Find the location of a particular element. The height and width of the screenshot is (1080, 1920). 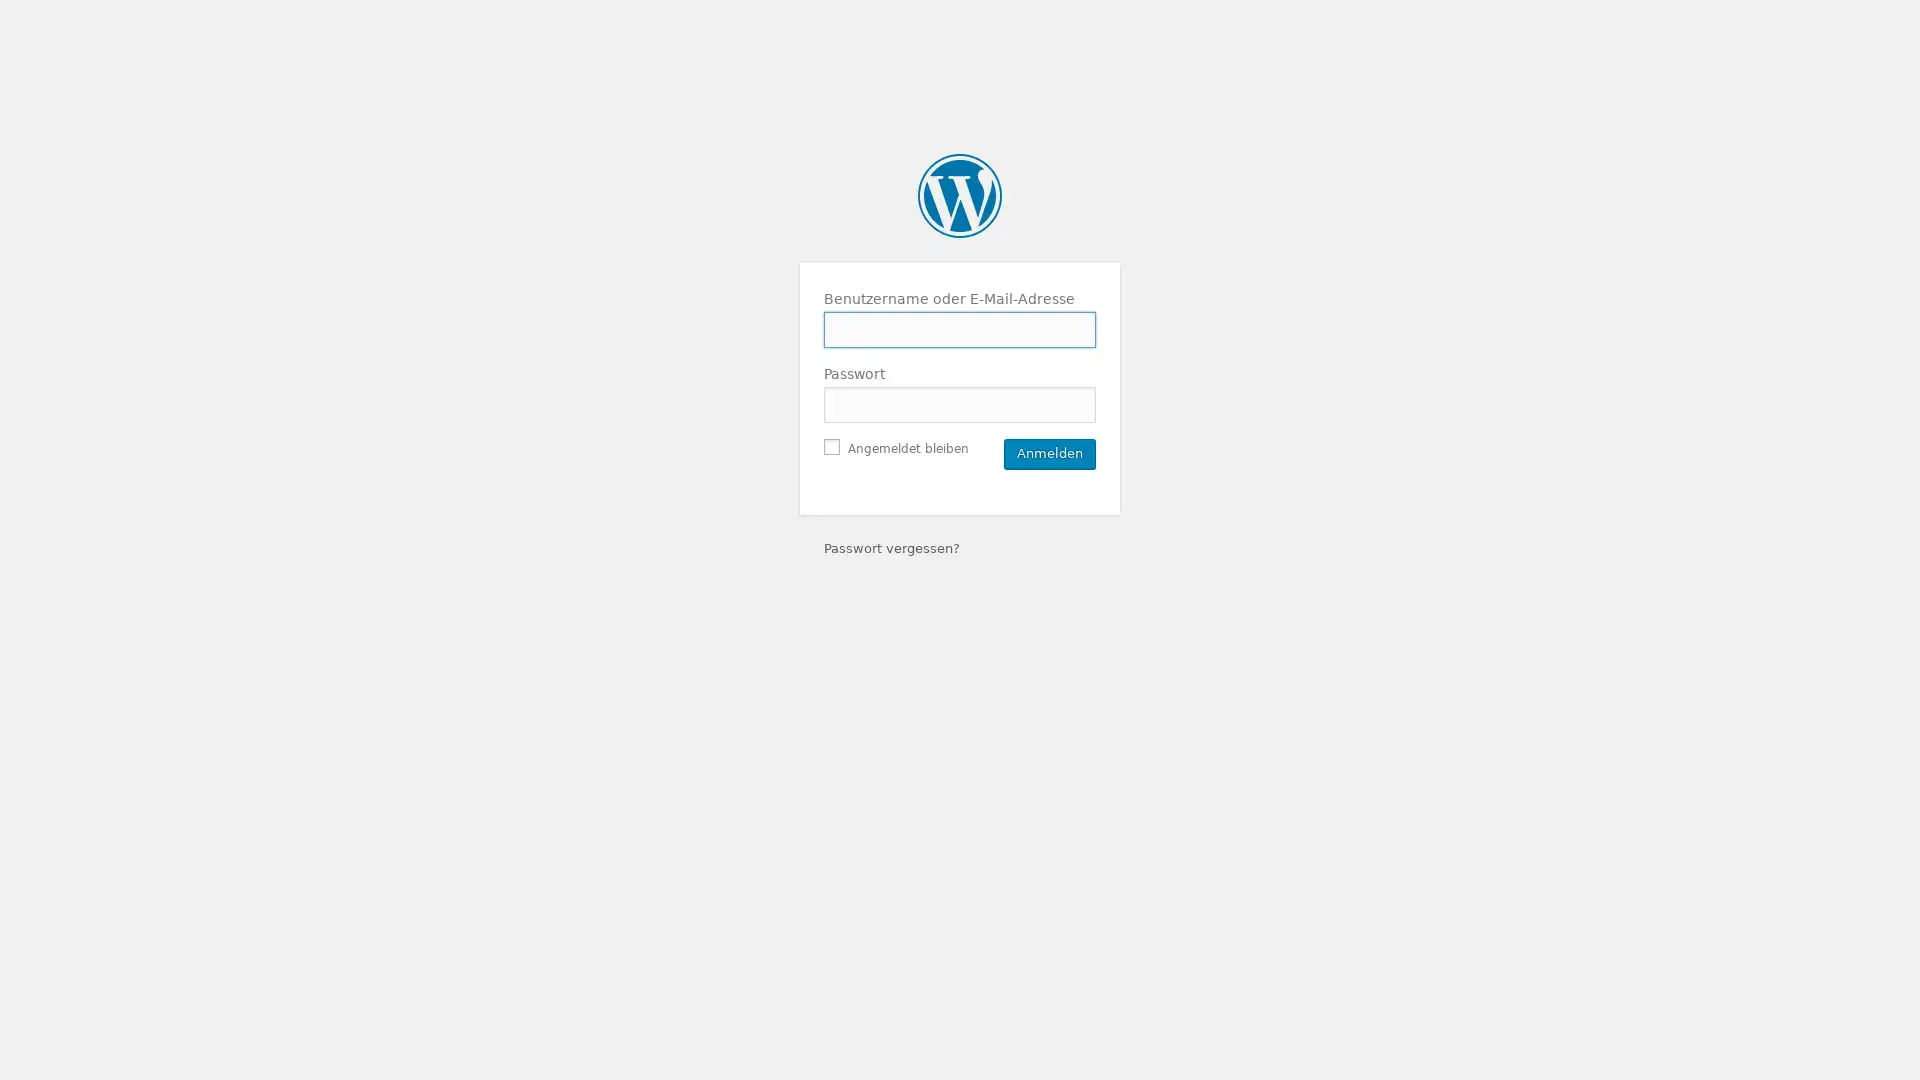

Anmelden is located at coordinates (1049, 452).